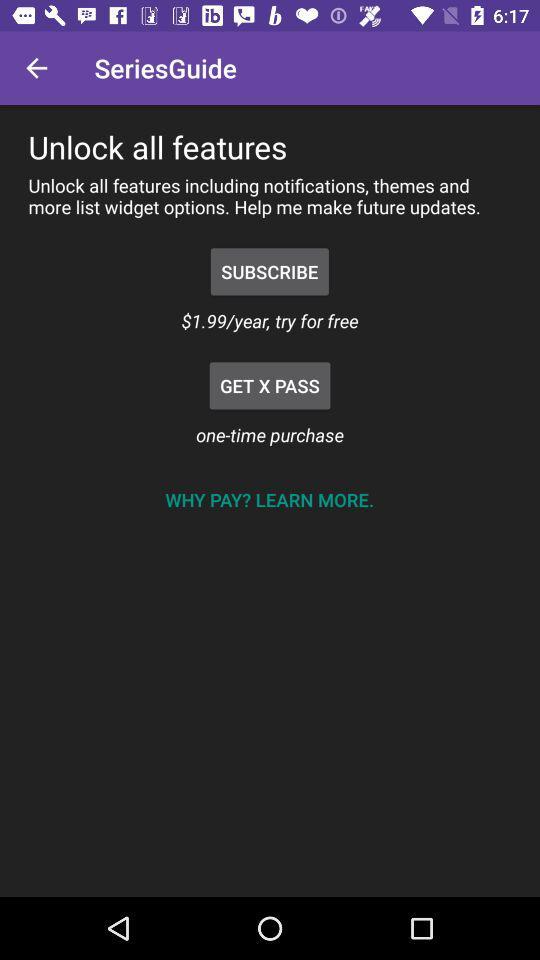  Describe the element at coordinates (269, 498) in the screenshot. I see `why pay learn item` at that location.